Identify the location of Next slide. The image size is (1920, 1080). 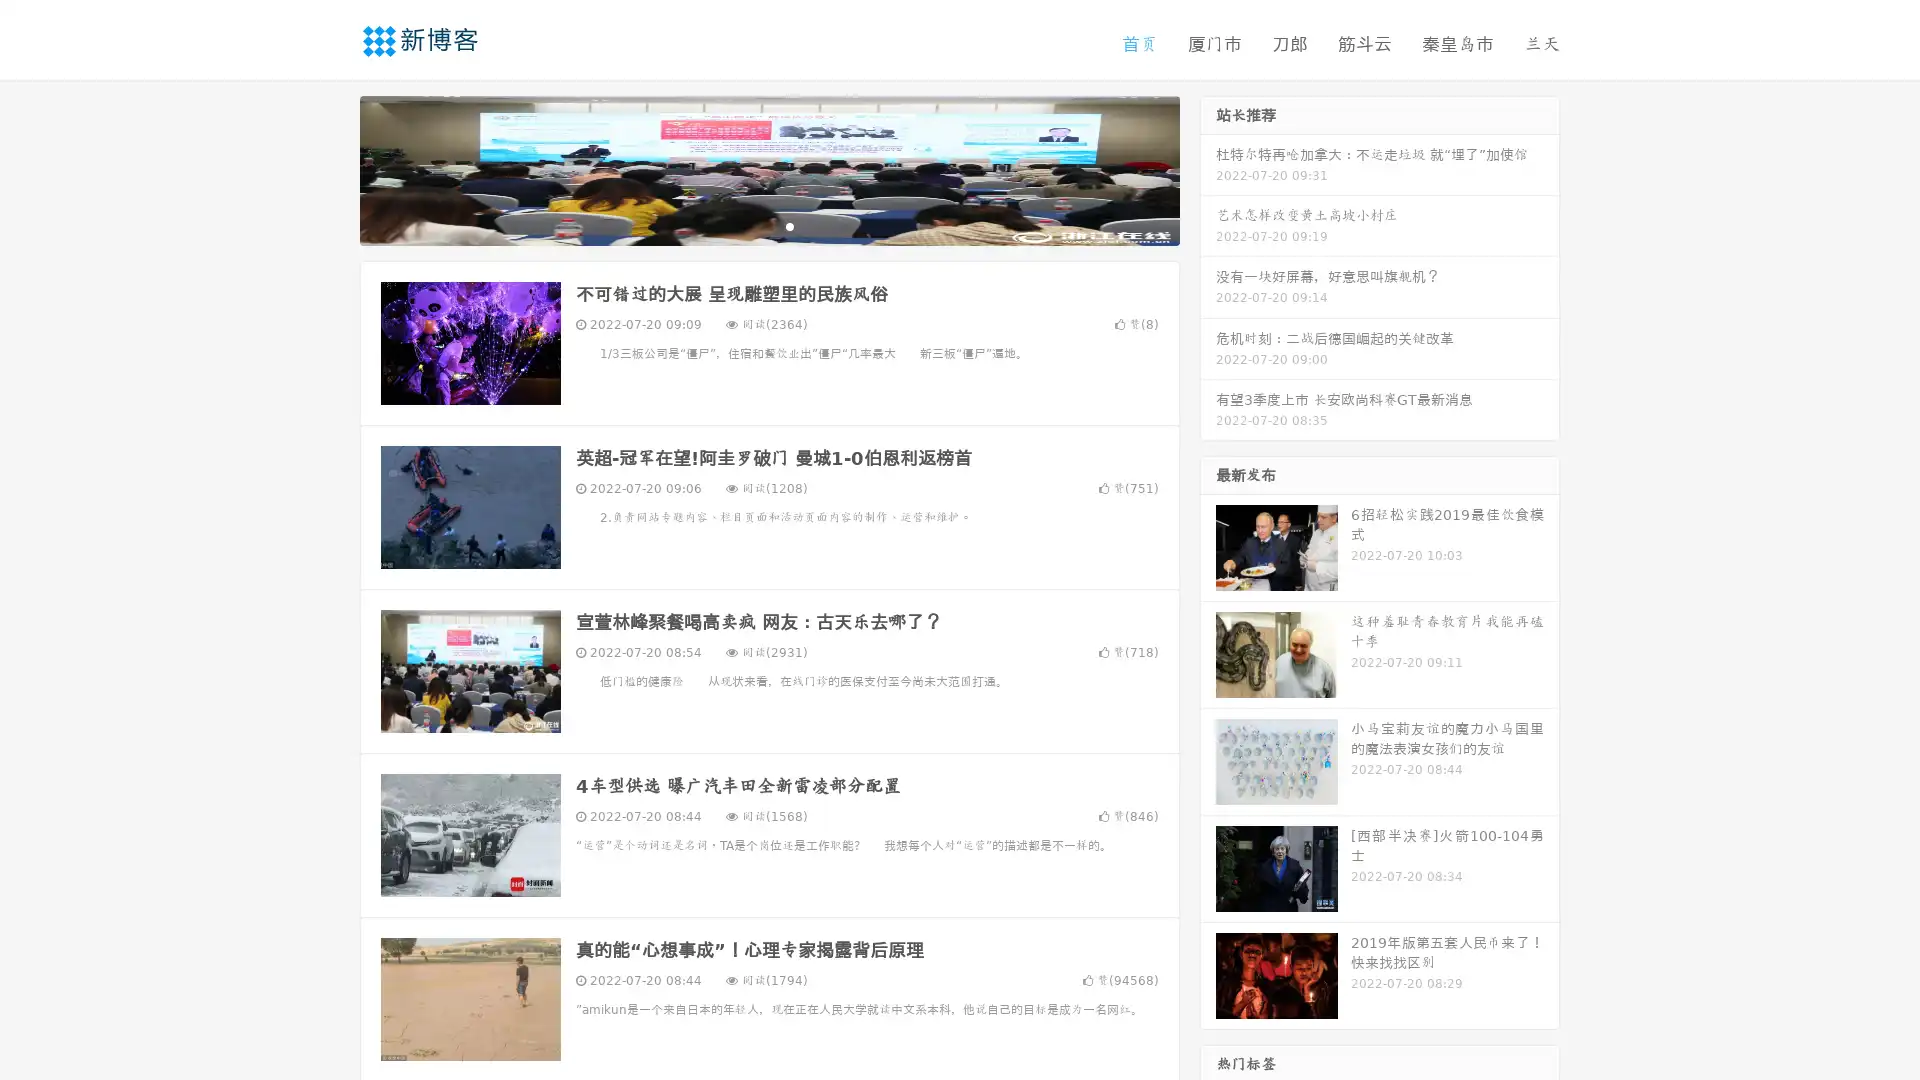
(1208, 168).